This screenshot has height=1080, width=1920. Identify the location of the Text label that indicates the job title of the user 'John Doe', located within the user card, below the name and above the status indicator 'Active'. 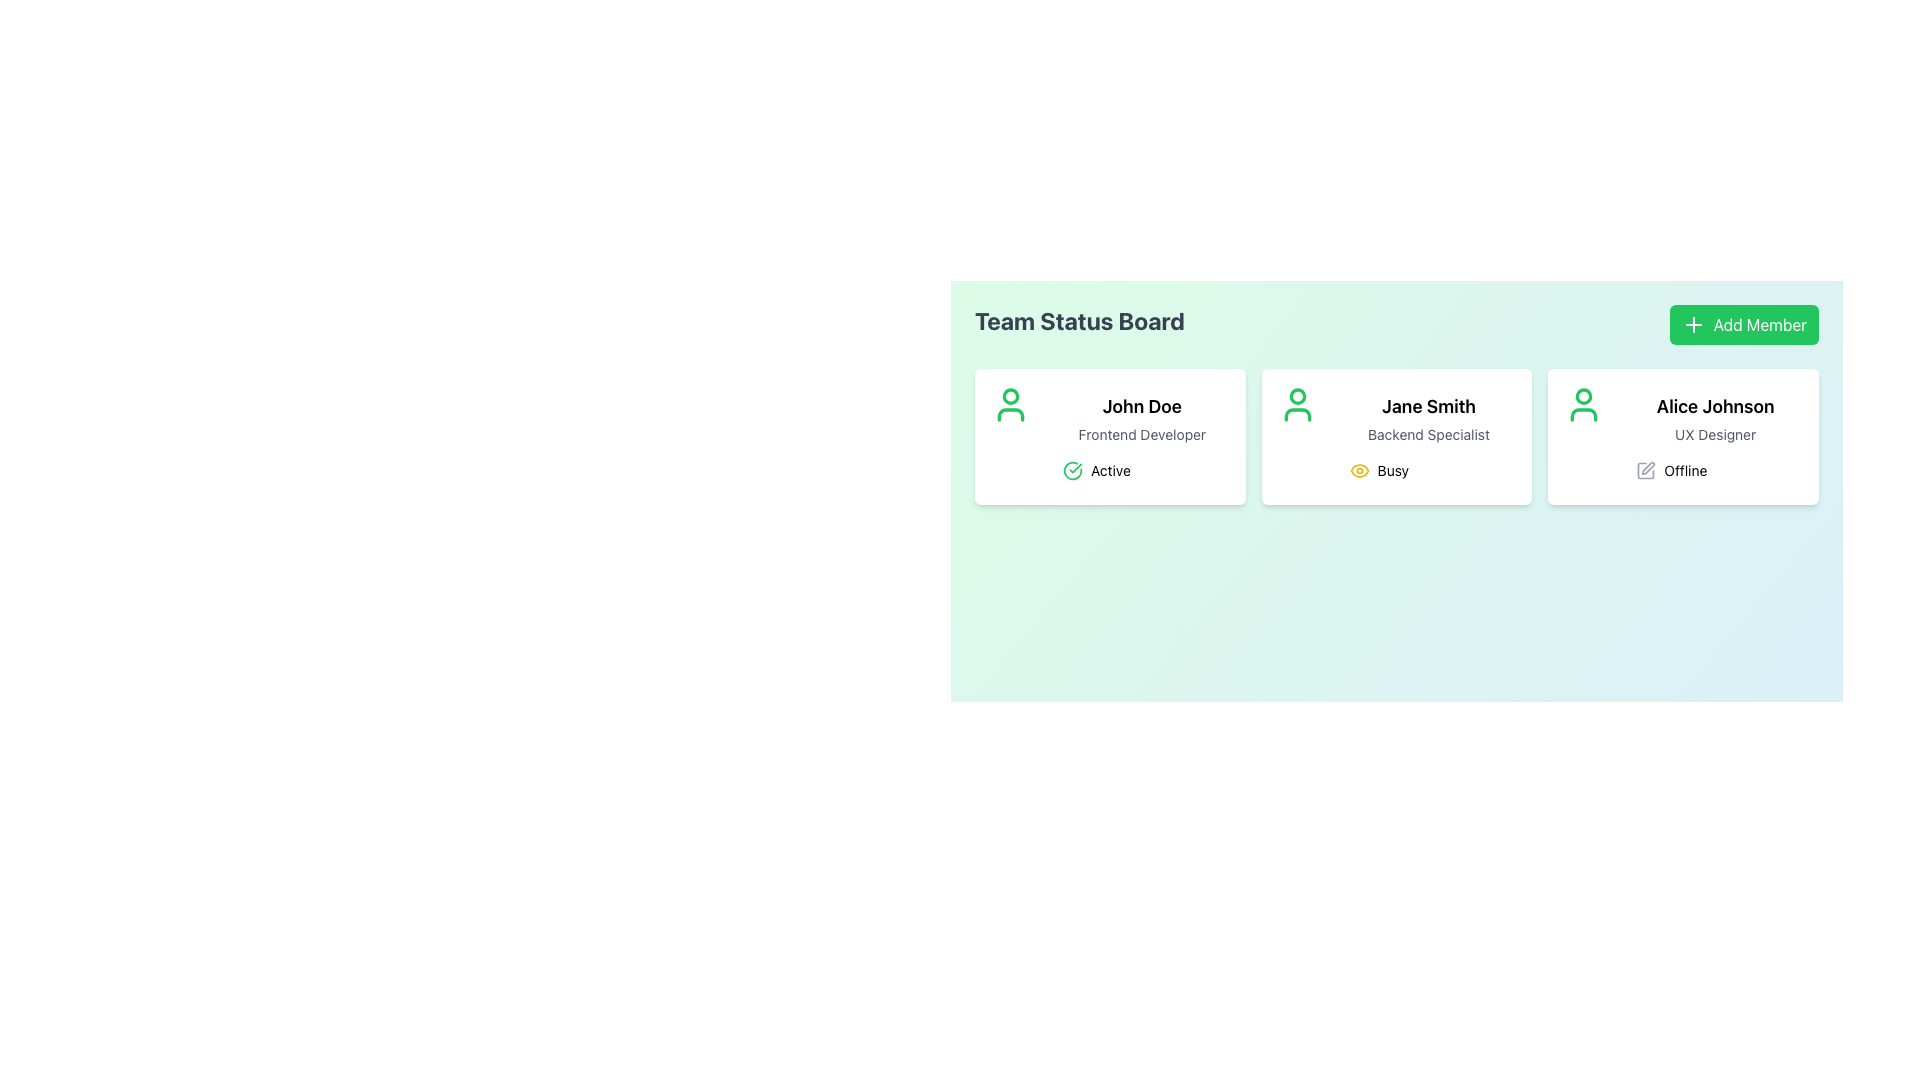
(1142, 434).